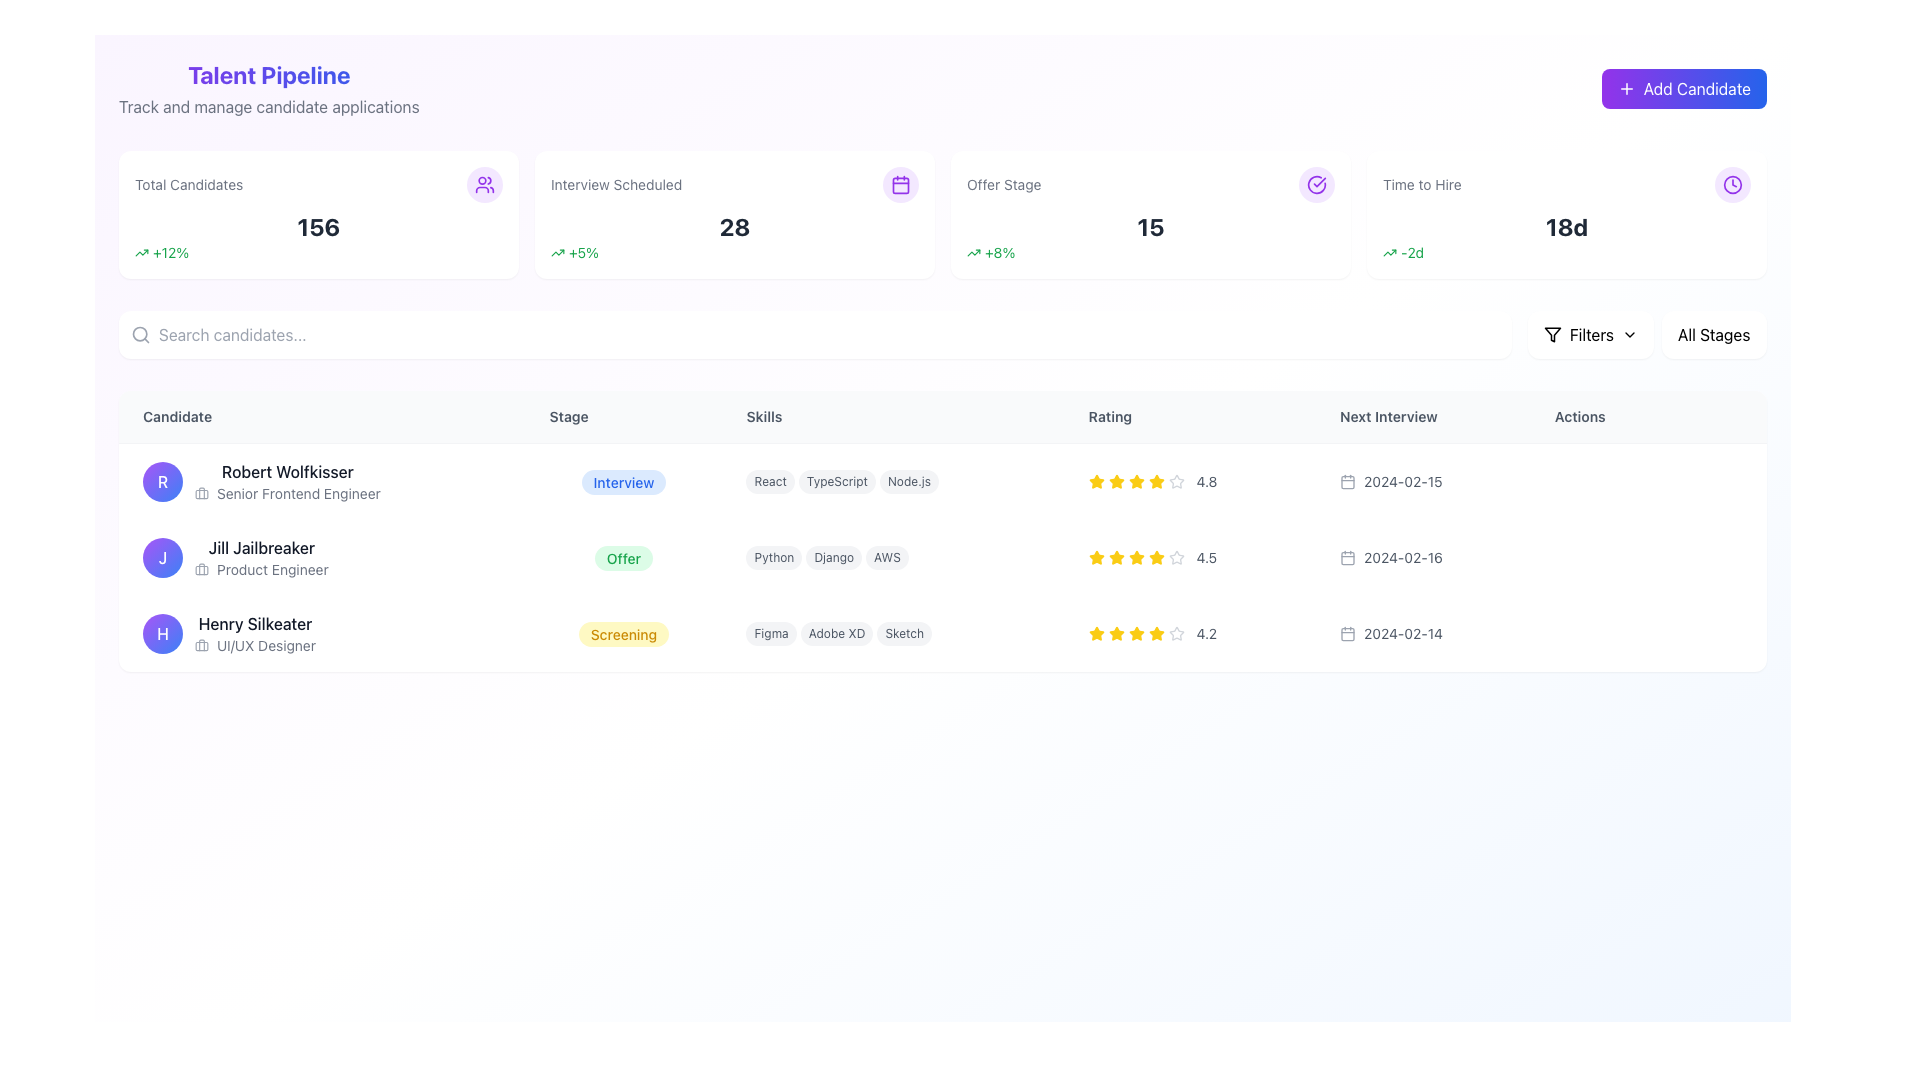 The height and width of the screenshot is (1080, 1920). I want to click on the static text label displaying 'Offer Stage', which is located in the third visual card from the left, below the heading 'Talent Pipeline', so click(1003, 185).